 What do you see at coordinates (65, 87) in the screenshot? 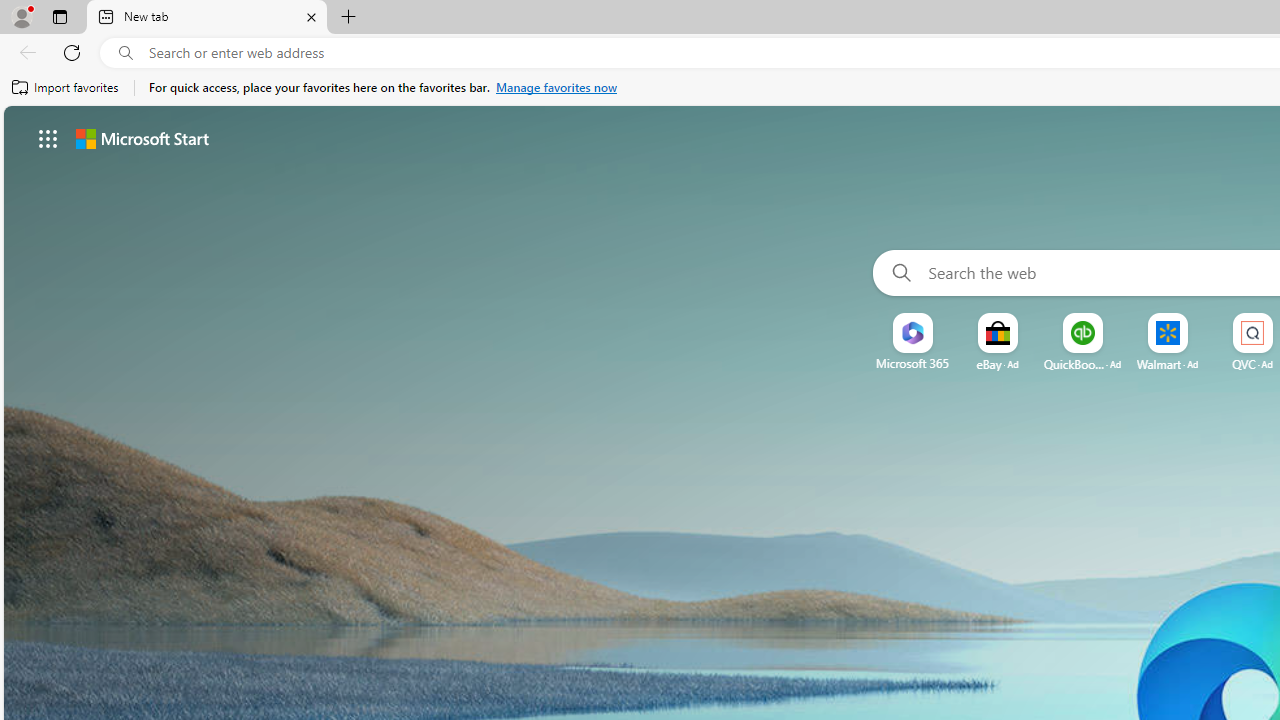
I see `'Import favorites'` at bounding box center [65, 87].